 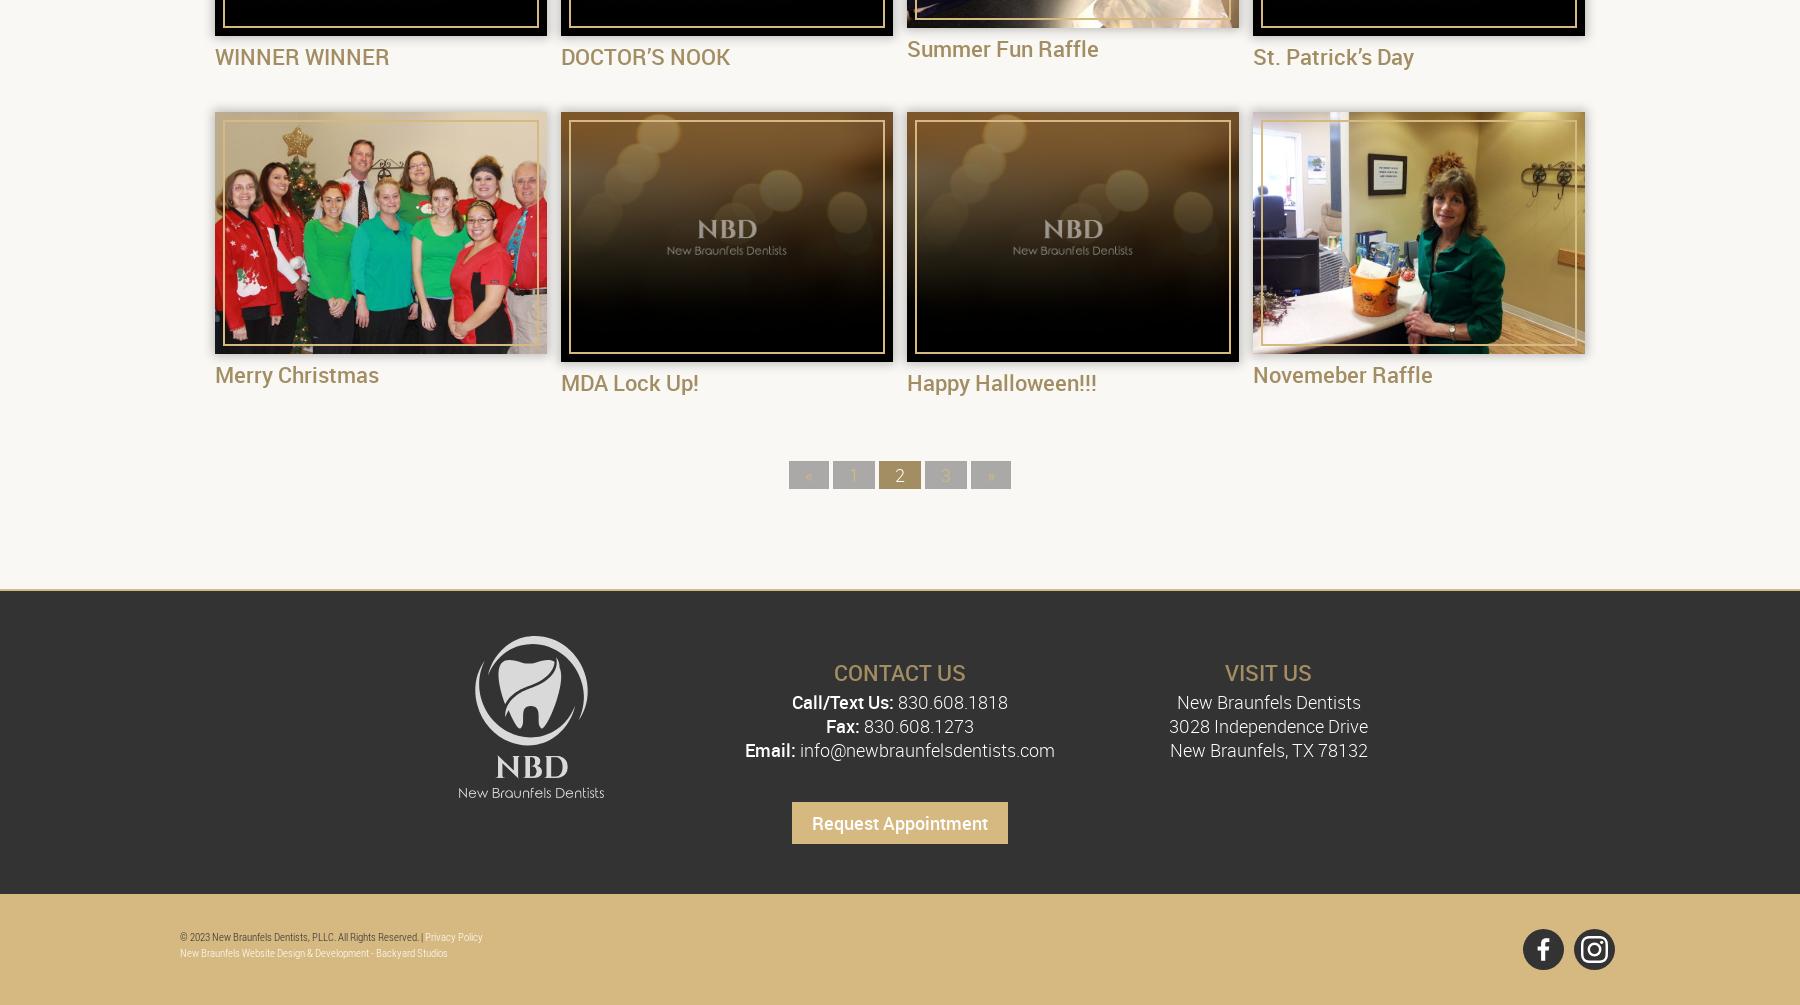 I want to click on 'Fax:', so click(x=842, y=726).